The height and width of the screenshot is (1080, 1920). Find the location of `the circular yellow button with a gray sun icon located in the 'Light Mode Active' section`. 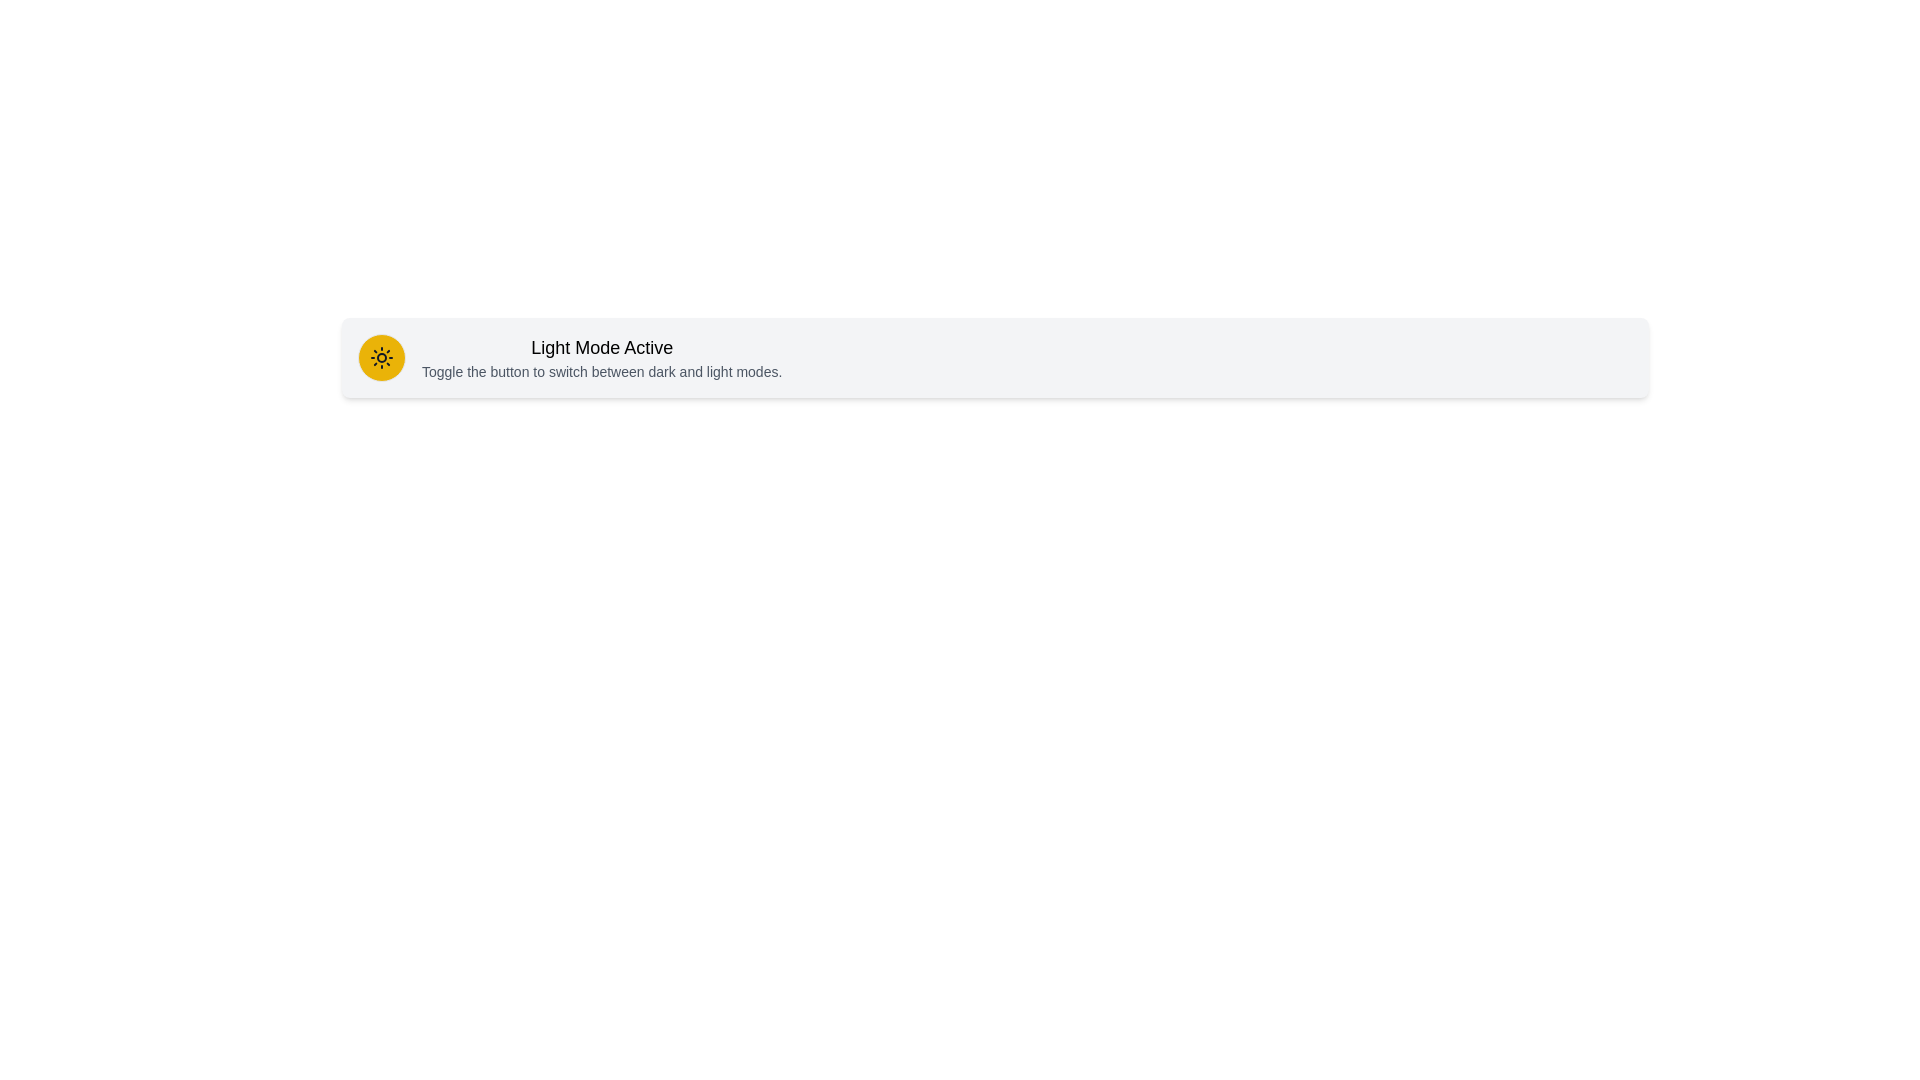

the circular yellow button with a gray sun icon located in the 'Light Mode Active' section is located at coordinates (382, 357).